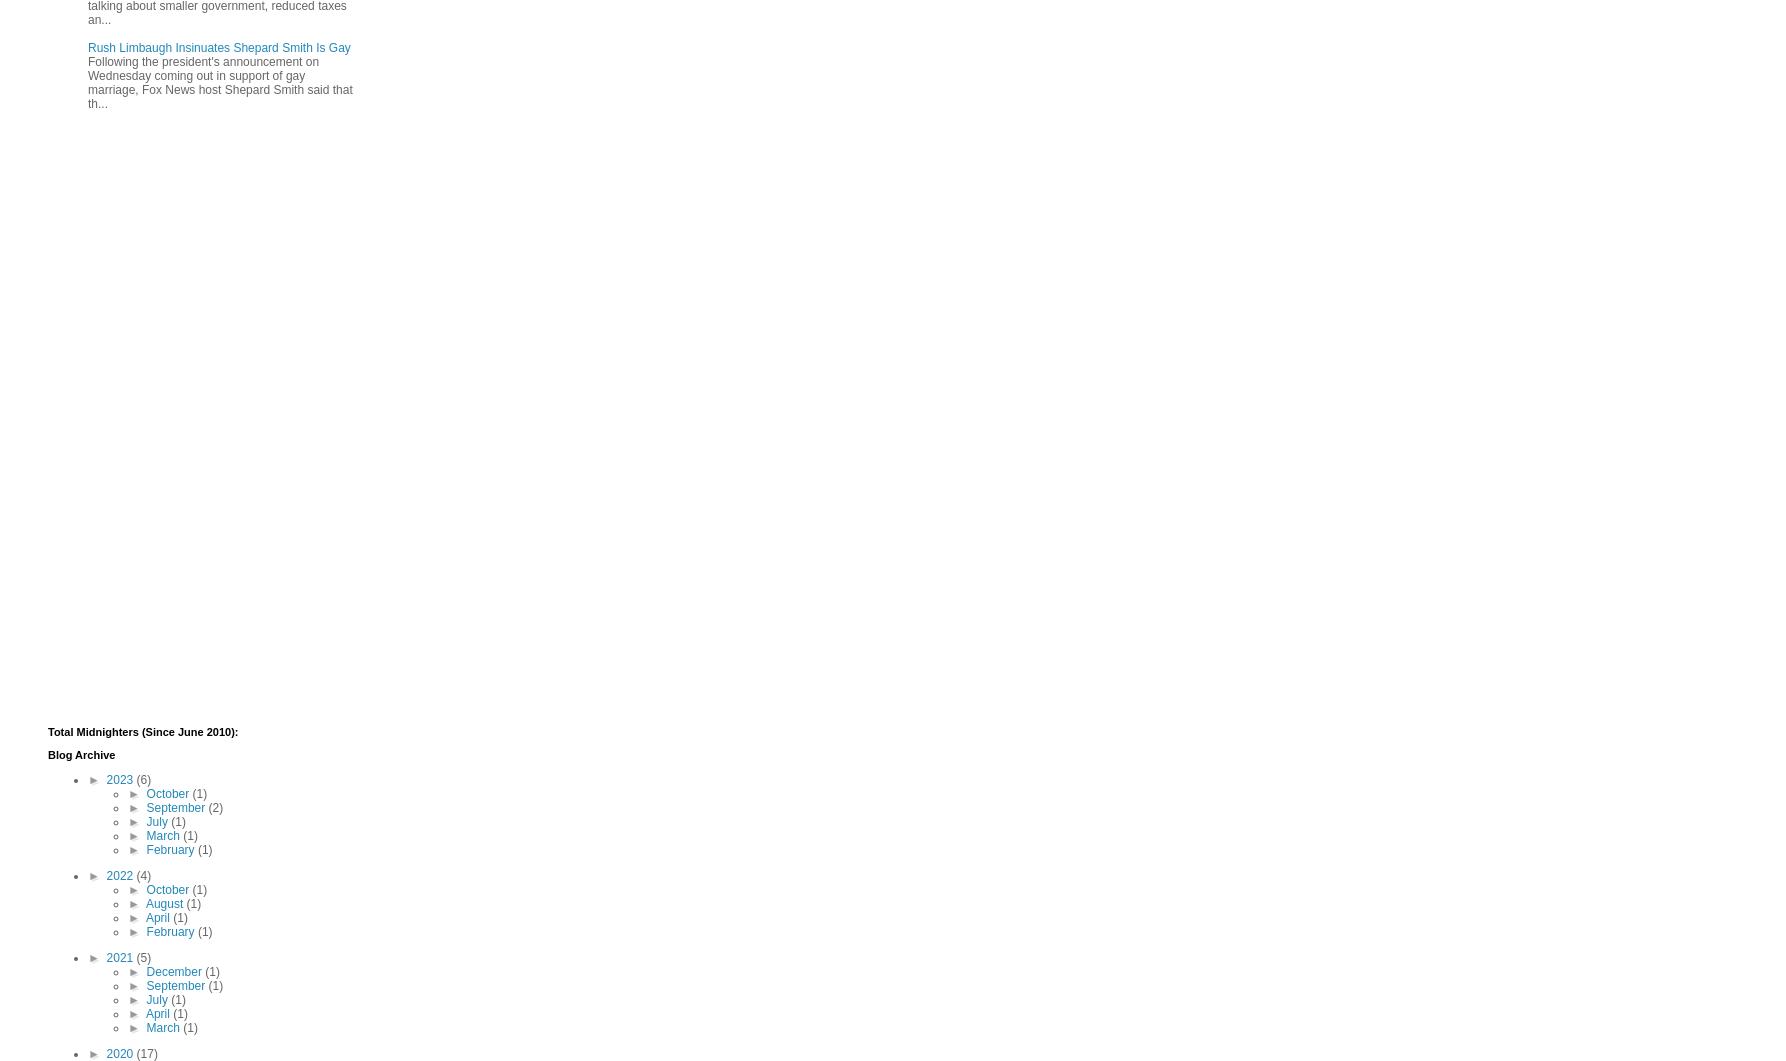 The height and width of the screenshot is (1061, 1786). What do you see at coordinates (214, 806) in the screenshot?
I see `'(2)'` at bounding box center [214, 806].